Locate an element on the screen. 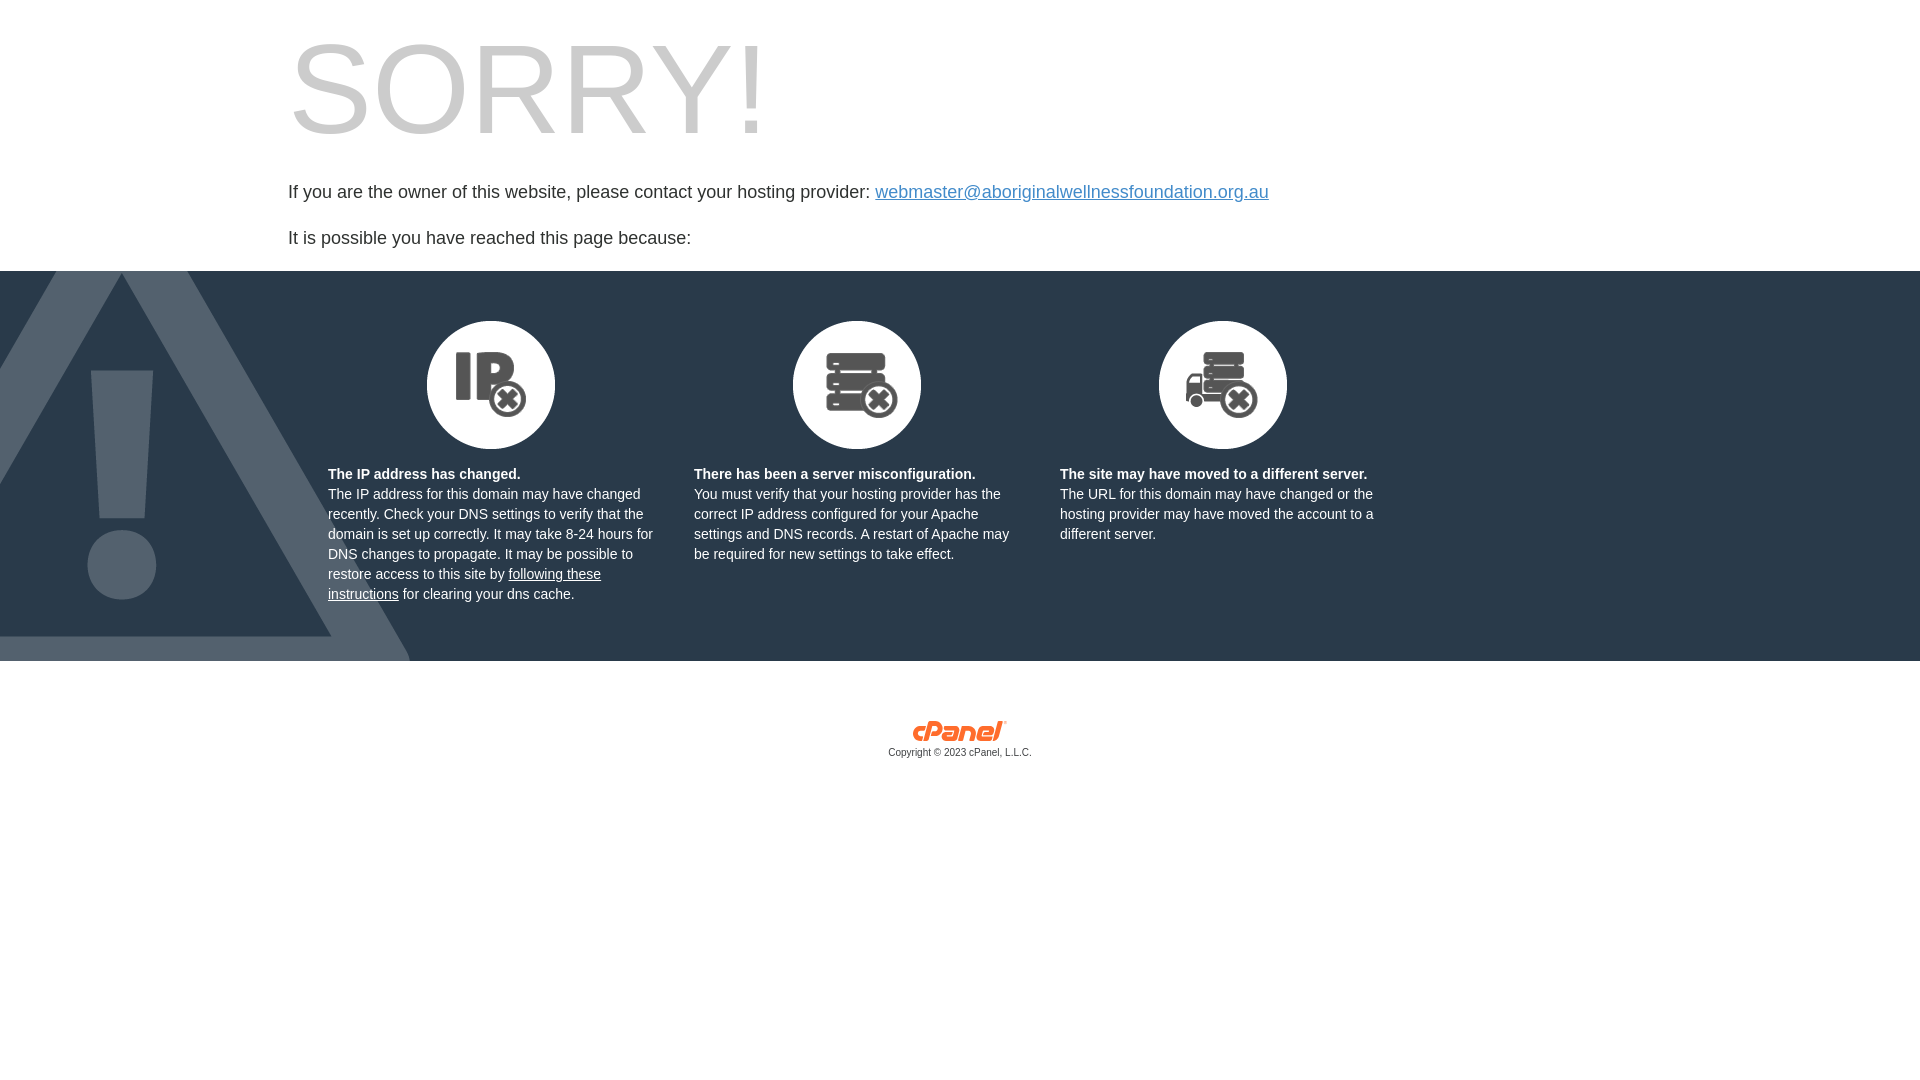 The height and width of the screenshot is (1080, 1920). 'following these instructions' is located at coordinates (327, 583).